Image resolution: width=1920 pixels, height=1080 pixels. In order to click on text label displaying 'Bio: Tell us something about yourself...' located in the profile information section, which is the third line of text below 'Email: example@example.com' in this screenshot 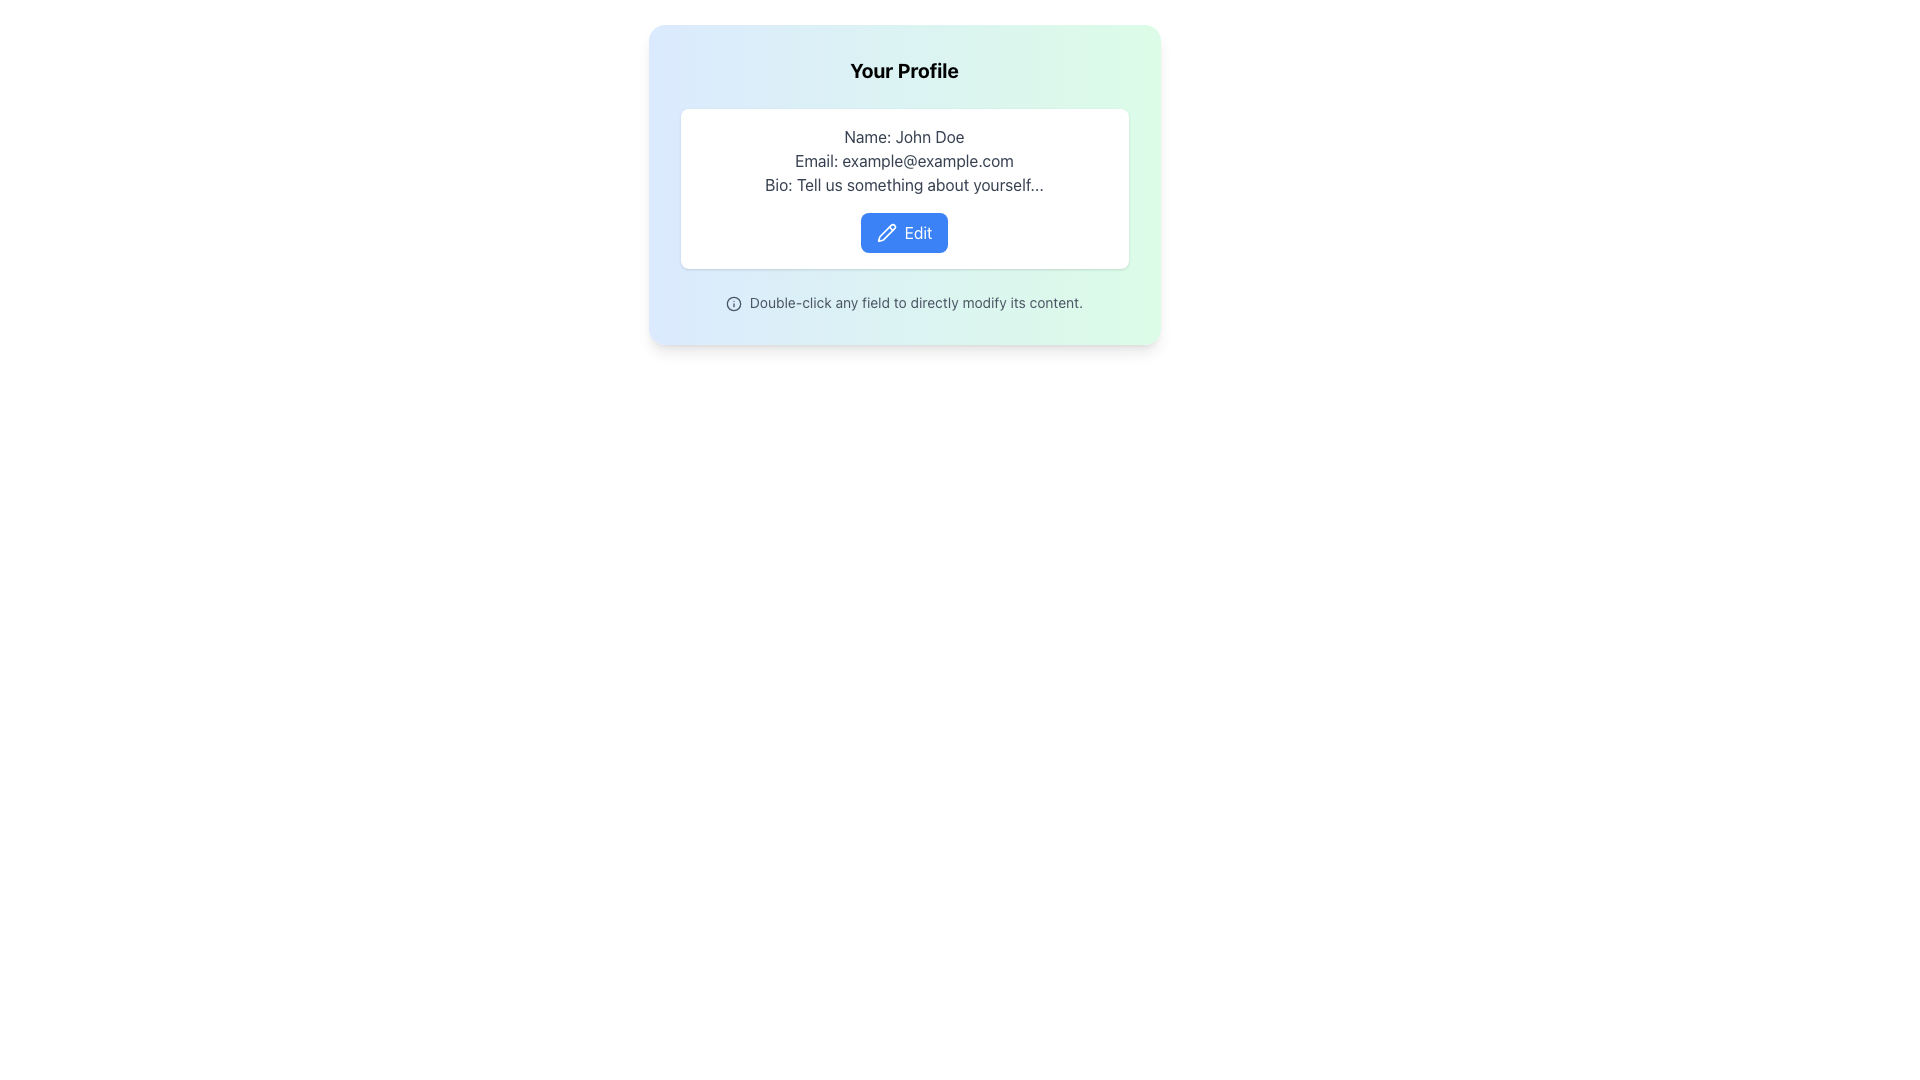, I will do `click(903, 185)`.